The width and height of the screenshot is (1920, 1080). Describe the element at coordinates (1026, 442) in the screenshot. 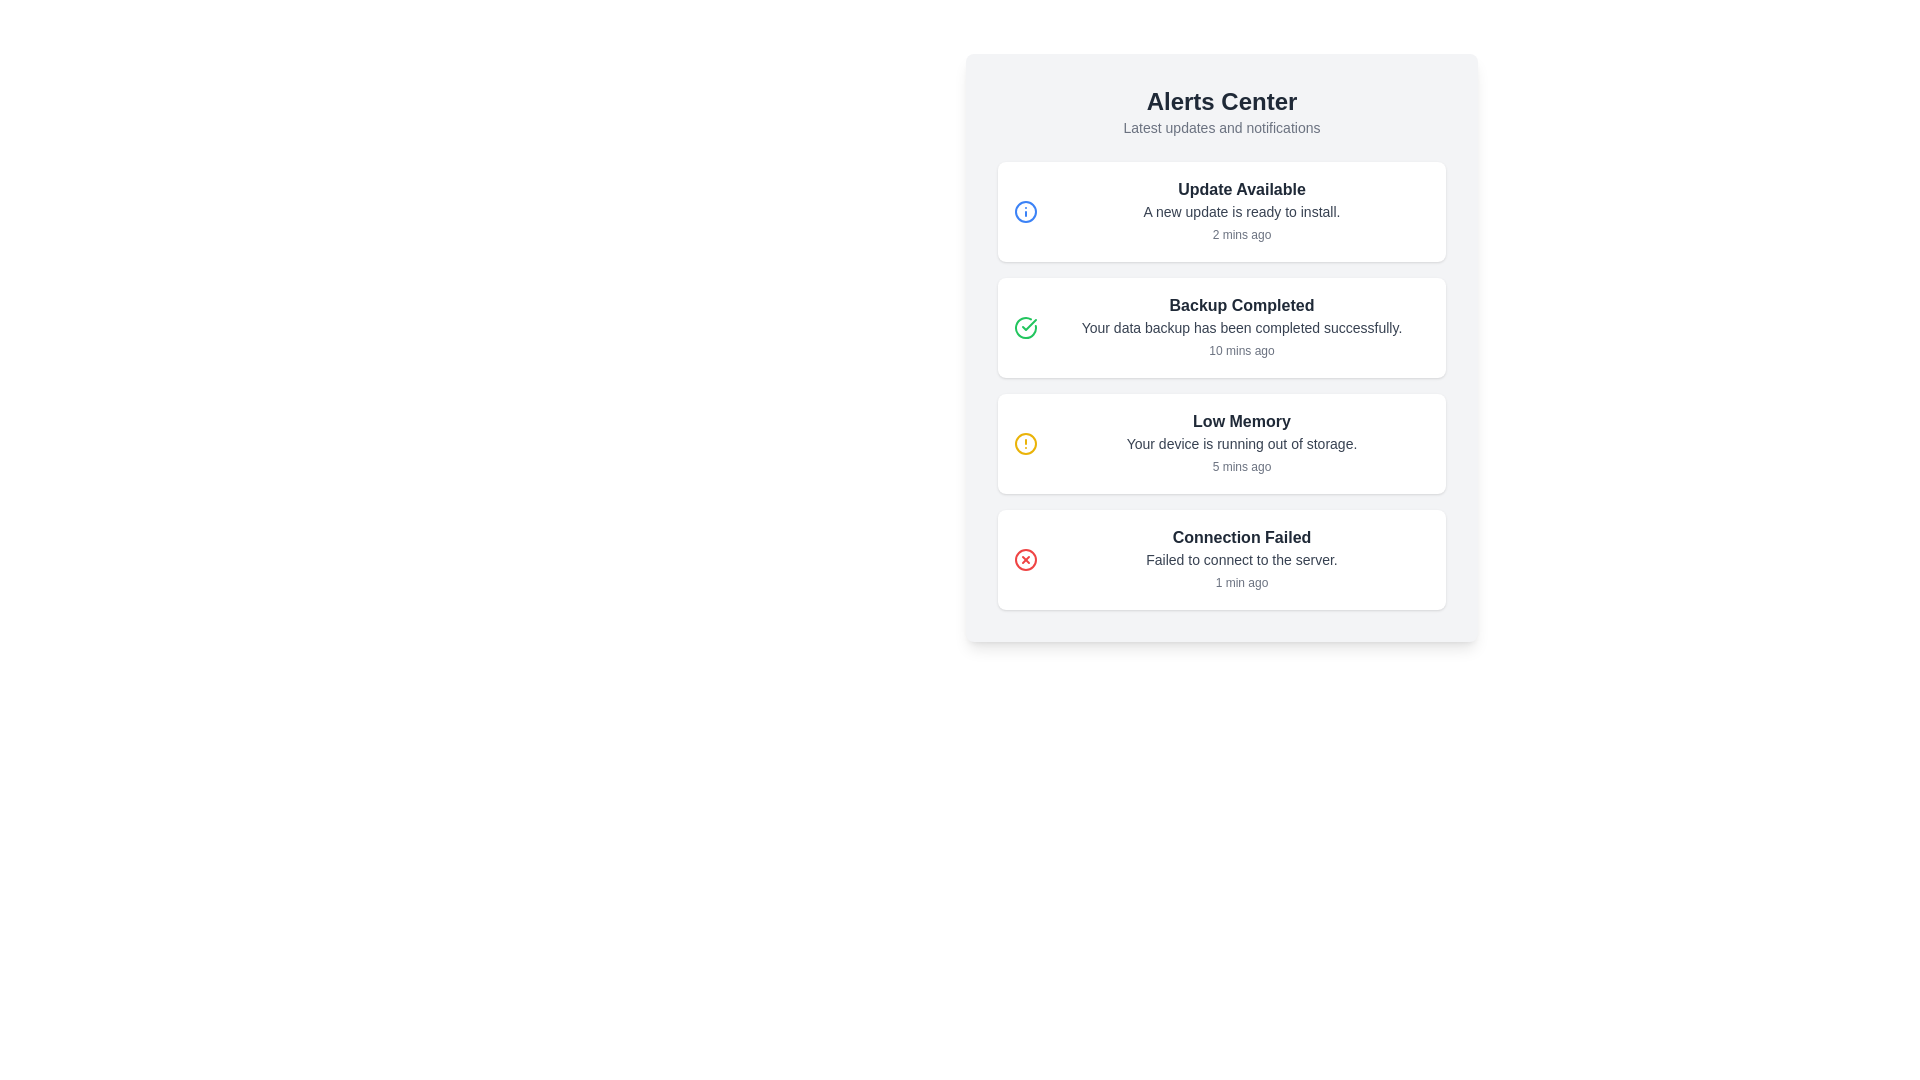

I see `Circle SVG component that serves as a visual indicator for the 'Low Memory' alert message` at that location.